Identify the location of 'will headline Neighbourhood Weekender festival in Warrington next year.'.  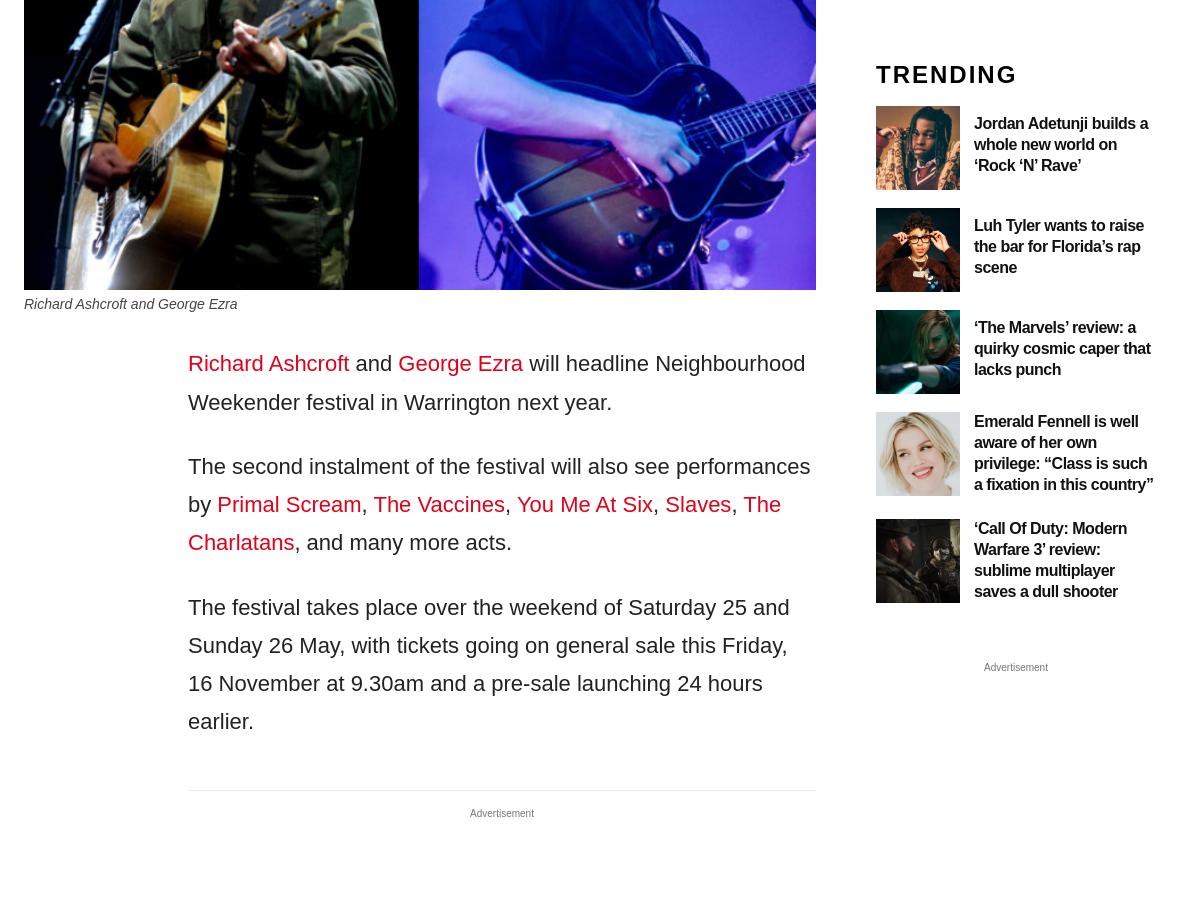
(187, 381).